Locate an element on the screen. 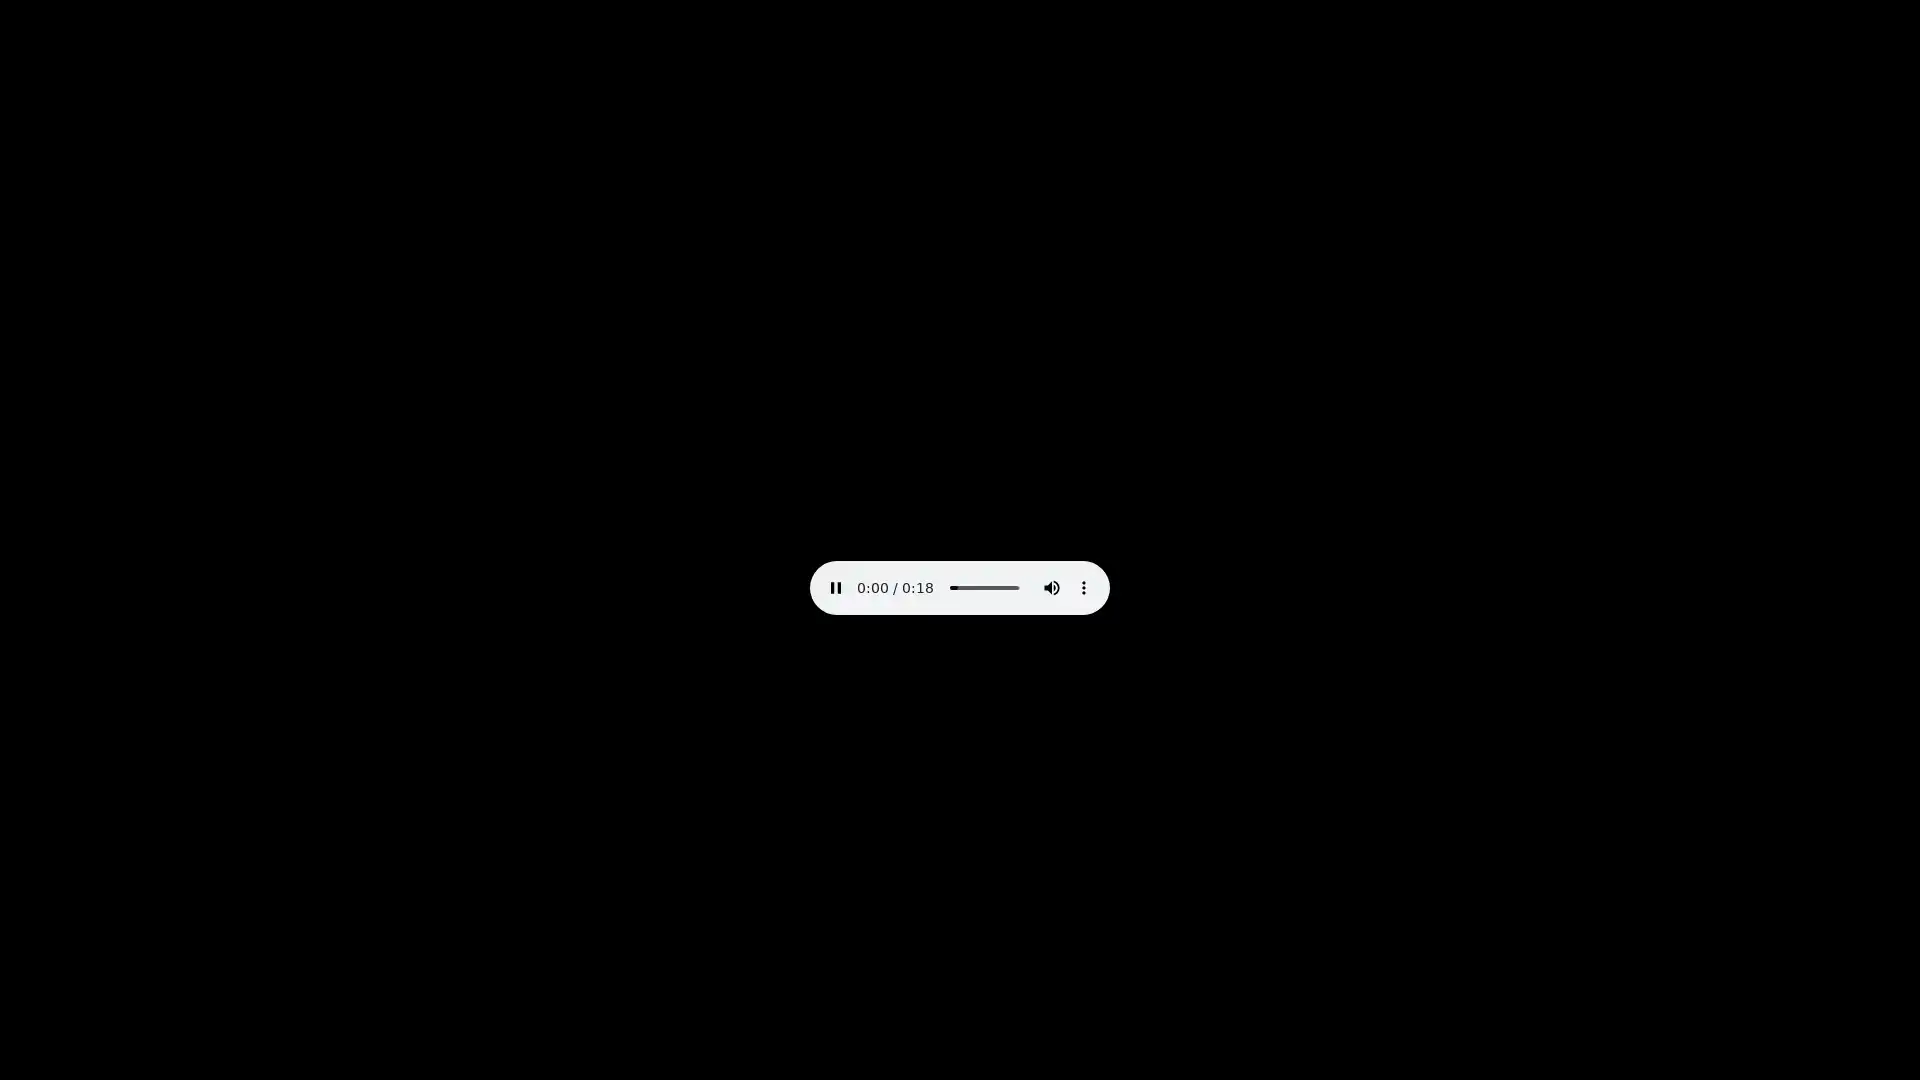 The image size is (1920, 1080). pause is located at coordinates (835, 586).